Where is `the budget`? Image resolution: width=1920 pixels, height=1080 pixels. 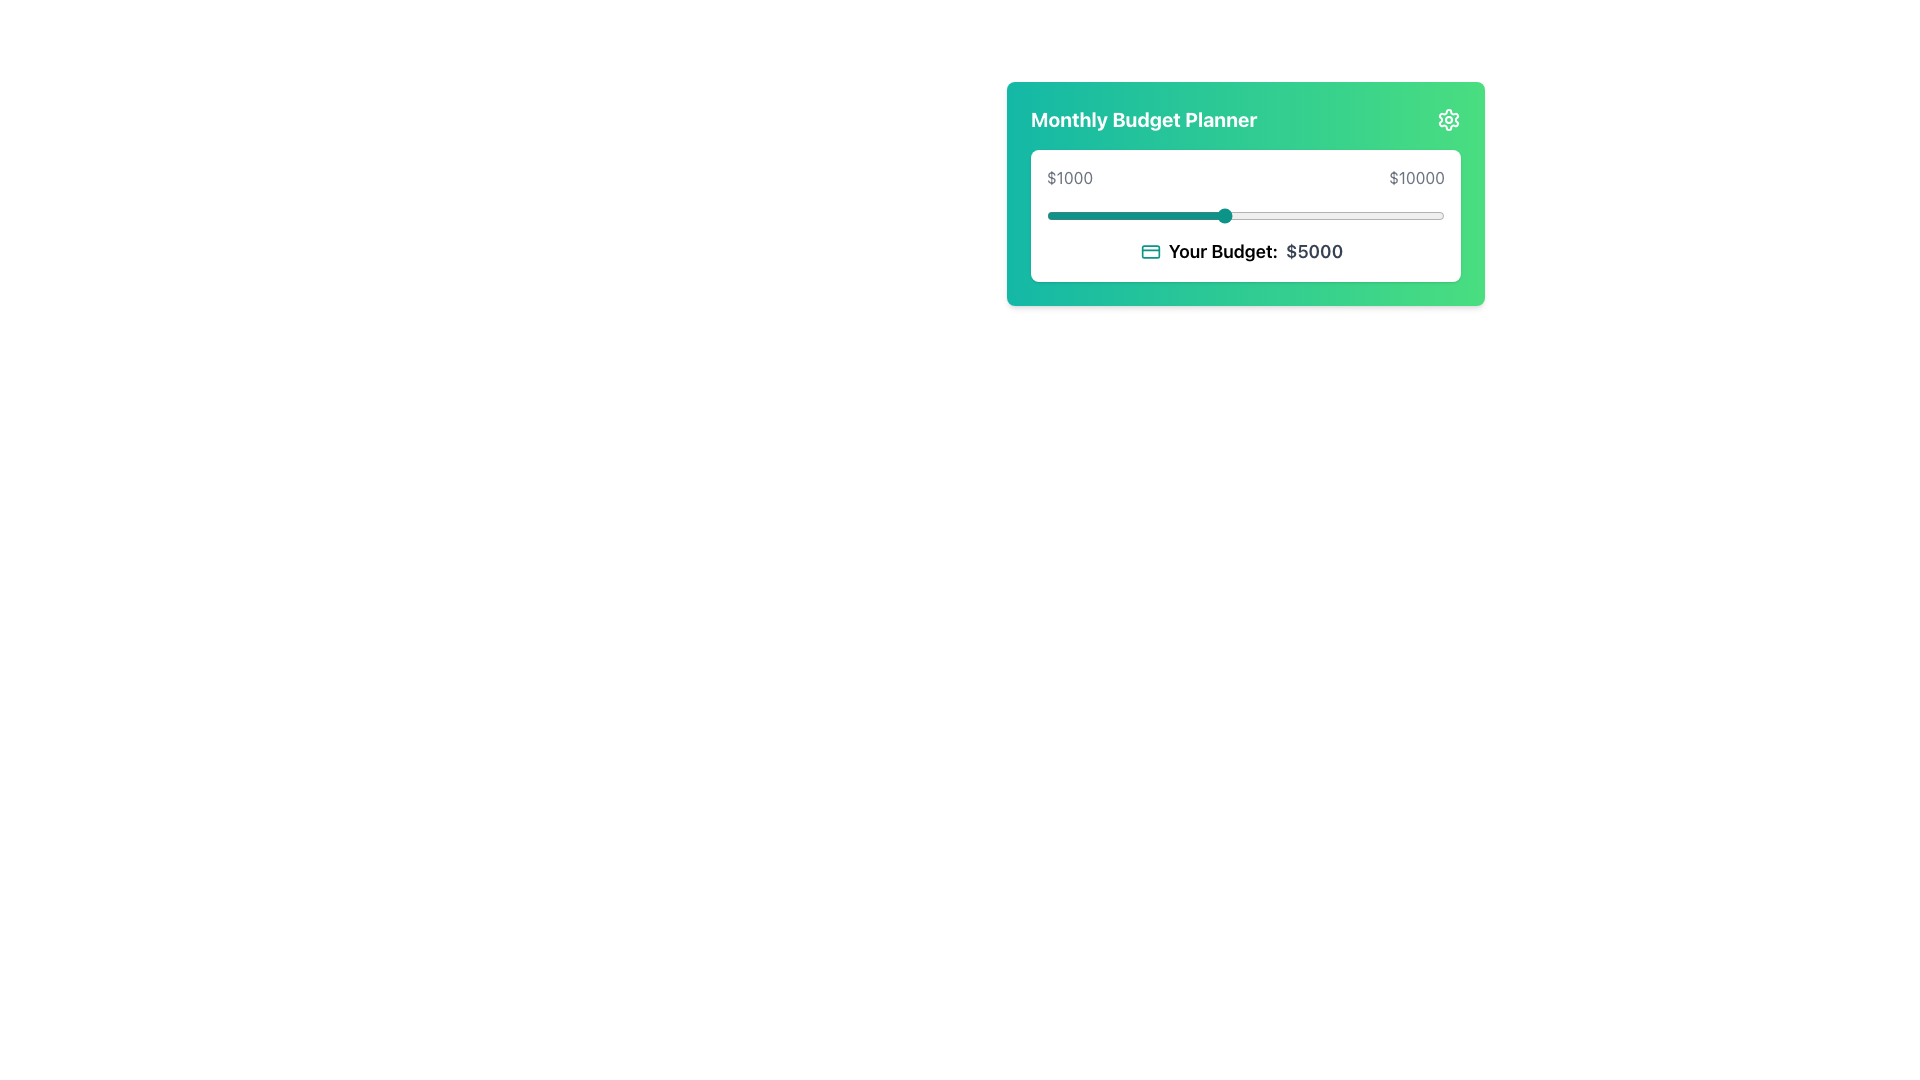
the budget is located at coordinates (1192, 216).